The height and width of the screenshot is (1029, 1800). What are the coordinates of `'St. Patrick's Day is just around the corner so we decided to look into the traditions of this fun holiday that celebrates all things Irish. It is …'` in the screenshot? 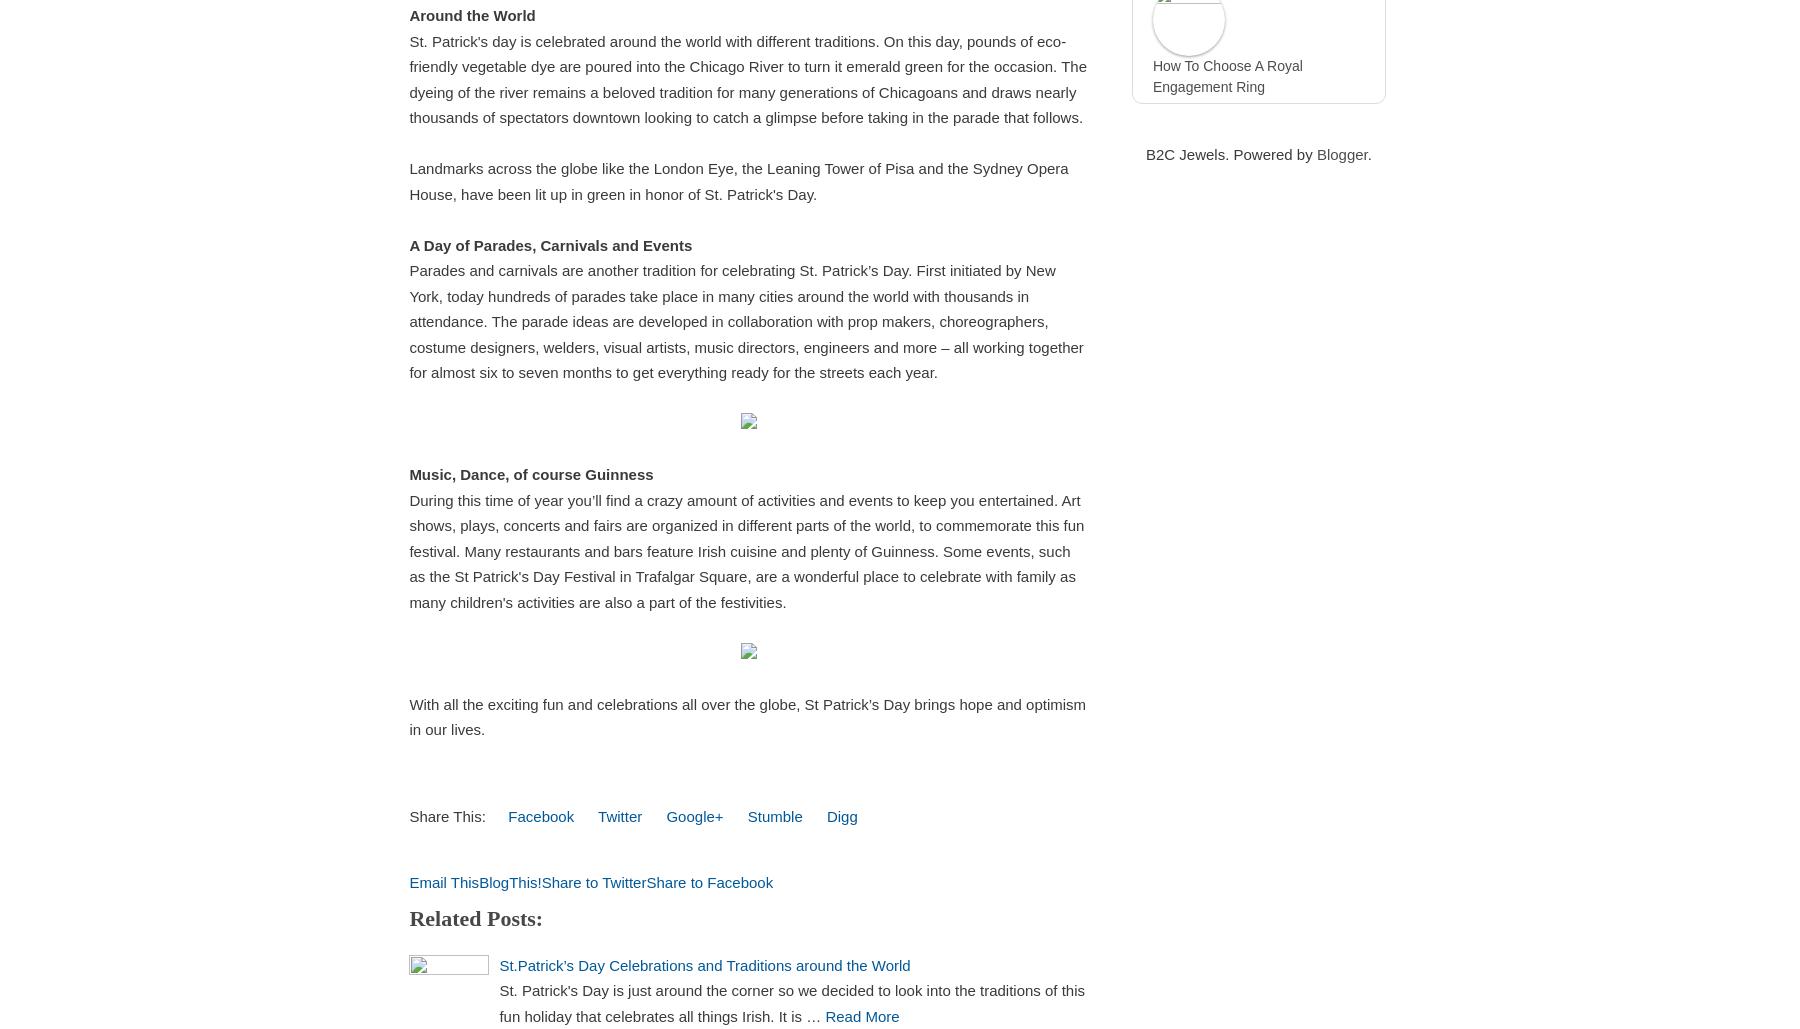 It's located at (497, 1001).